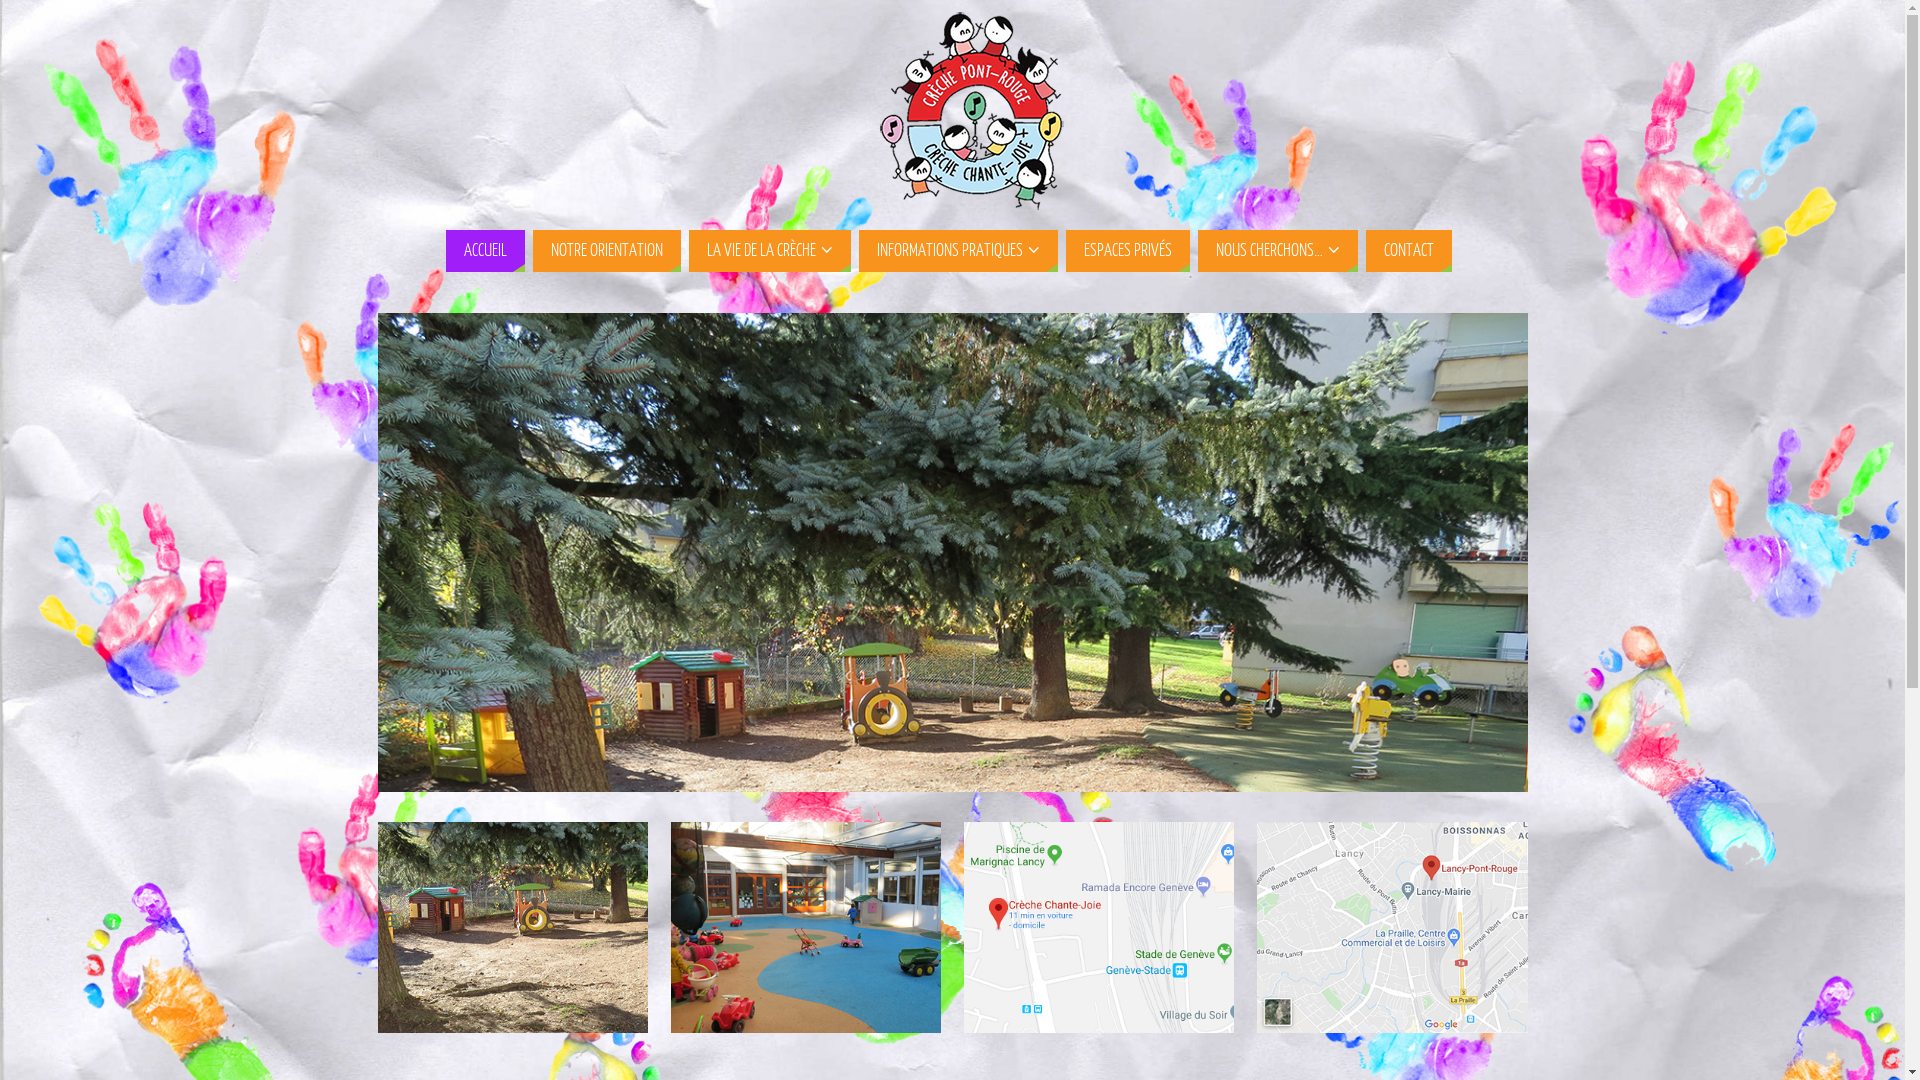 The width and height of the screenshot is (1920, 1080). Describe the element at coordinates (806, 927) in the screenshot. I see `'Inscription & Liens utiles'` at that location.